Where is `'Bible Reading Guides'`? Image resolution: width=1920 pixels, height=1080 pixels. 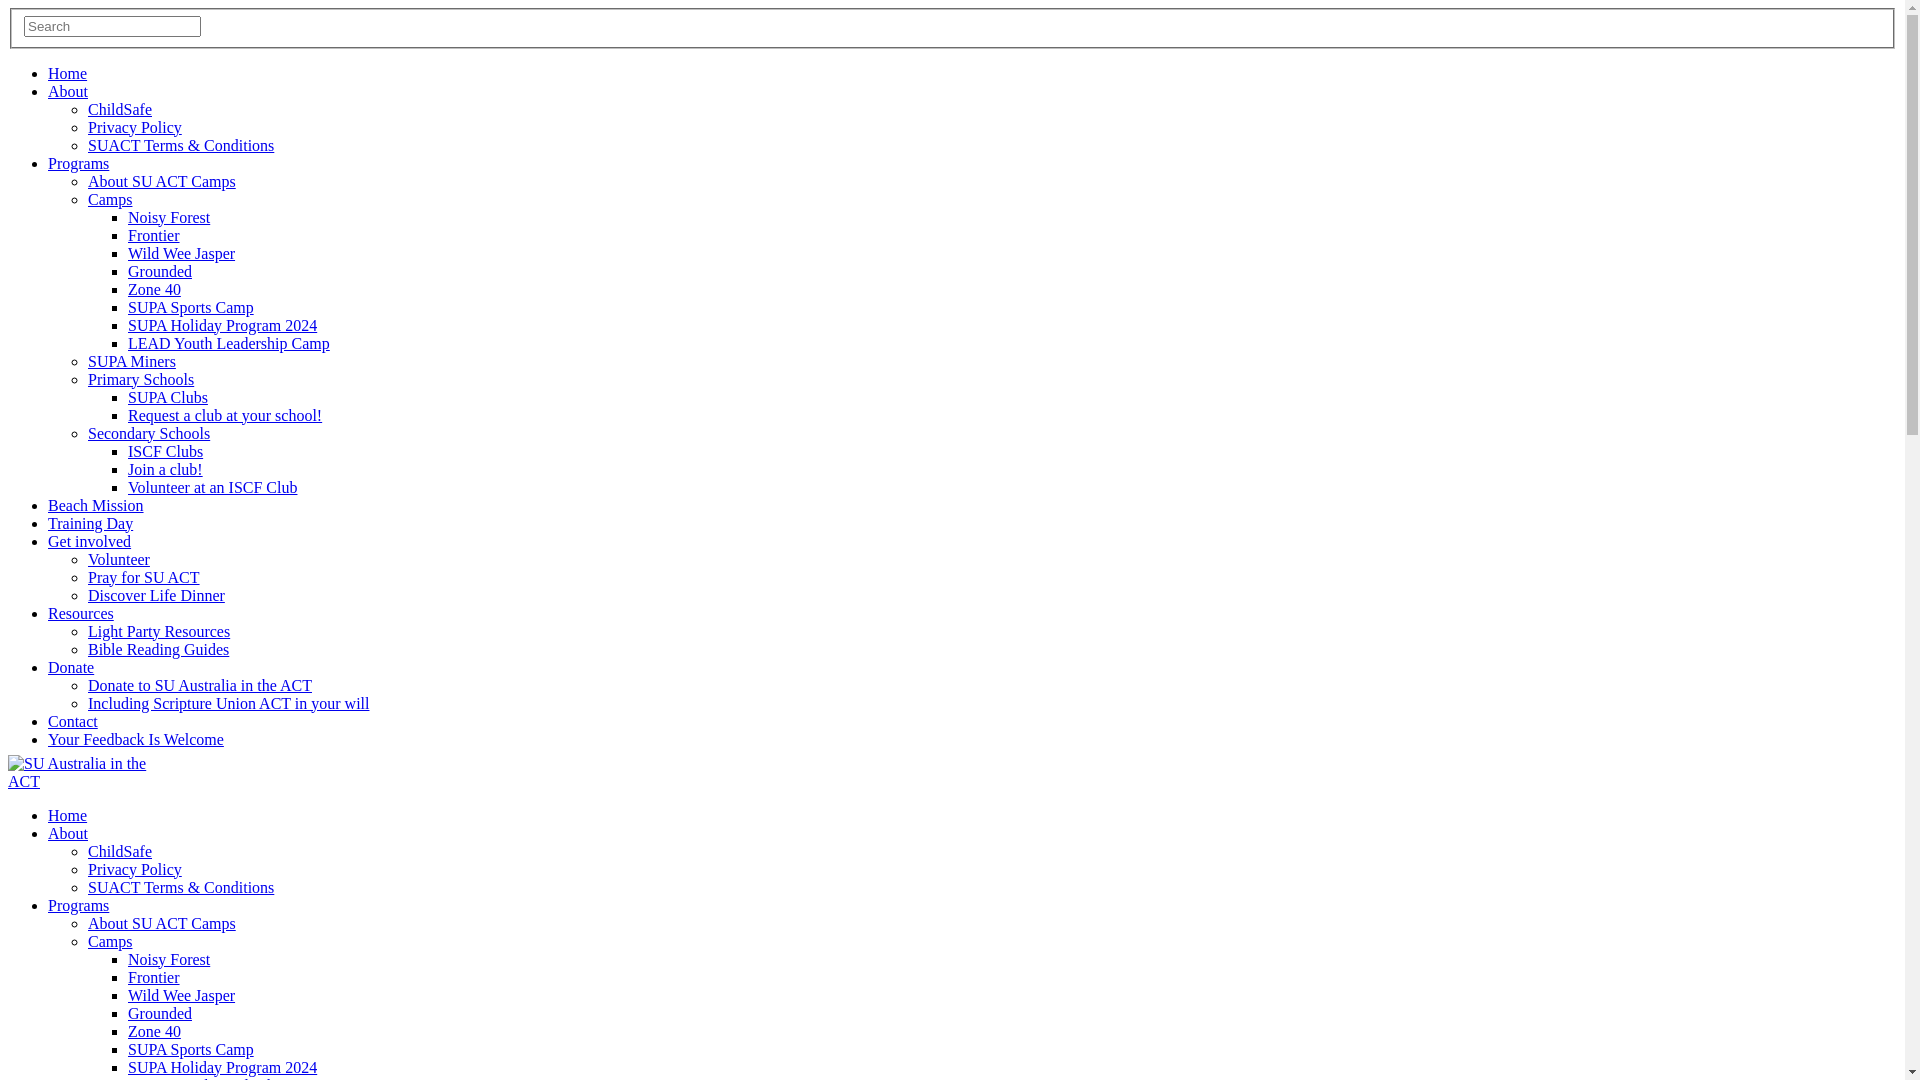
'Bible Reading Guides' is located at coordinates (157, 649).